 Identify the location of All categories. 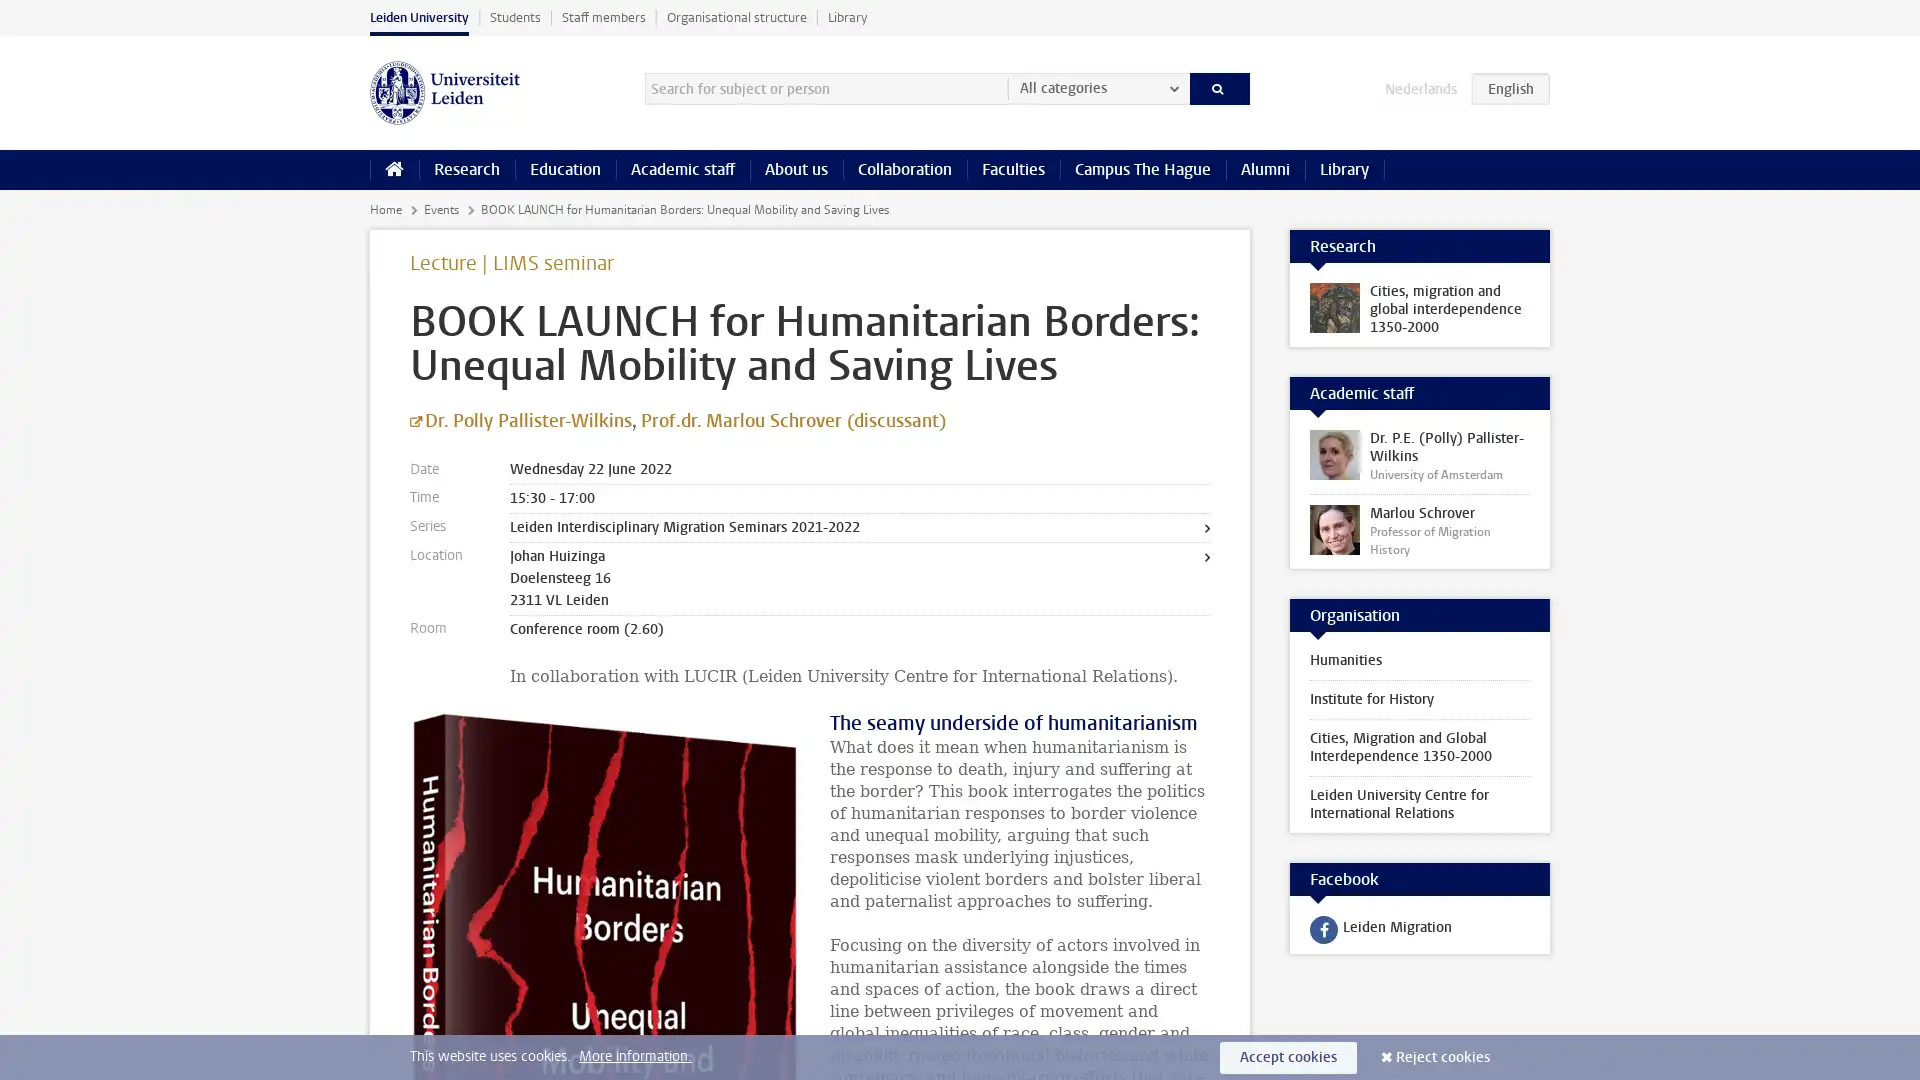
(1097, 87).